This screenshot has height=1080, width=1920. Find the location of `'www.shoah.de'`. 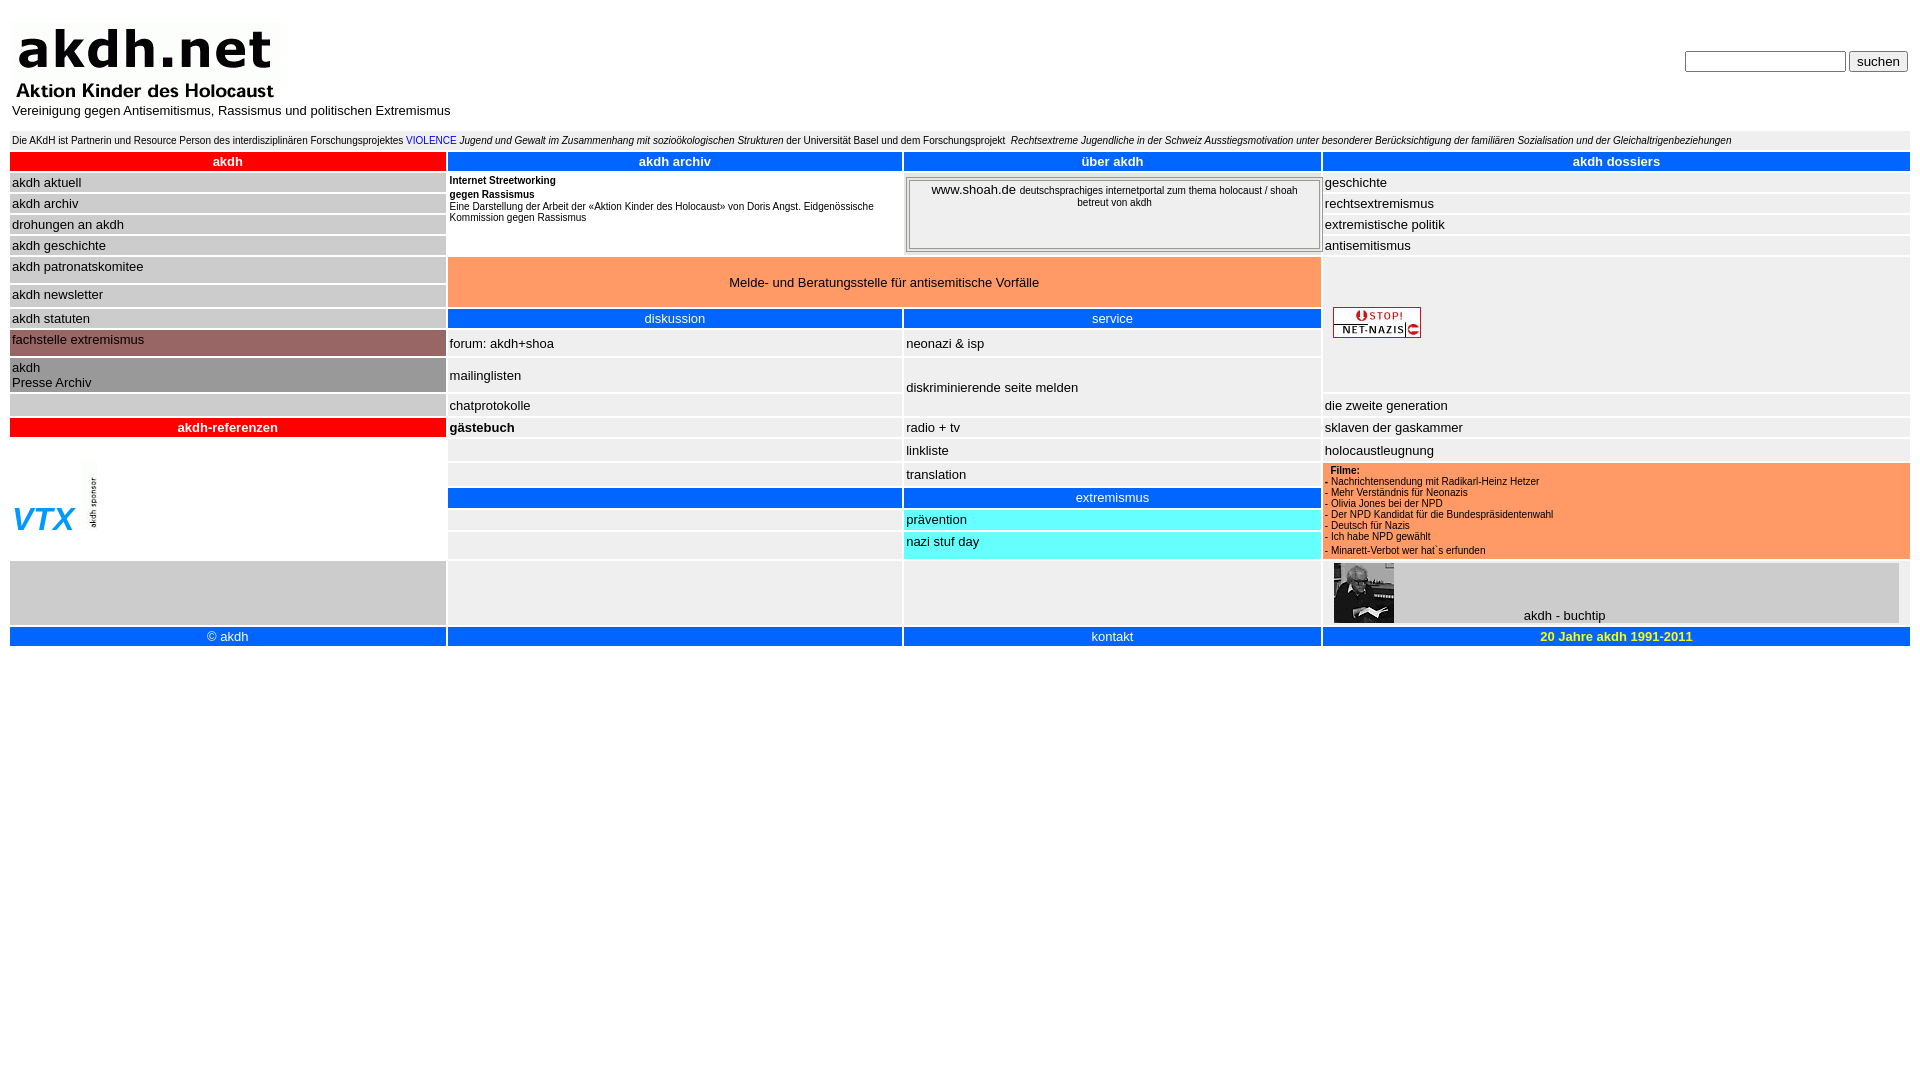

'www.shoah.de' is located at coordinates (974, 189).